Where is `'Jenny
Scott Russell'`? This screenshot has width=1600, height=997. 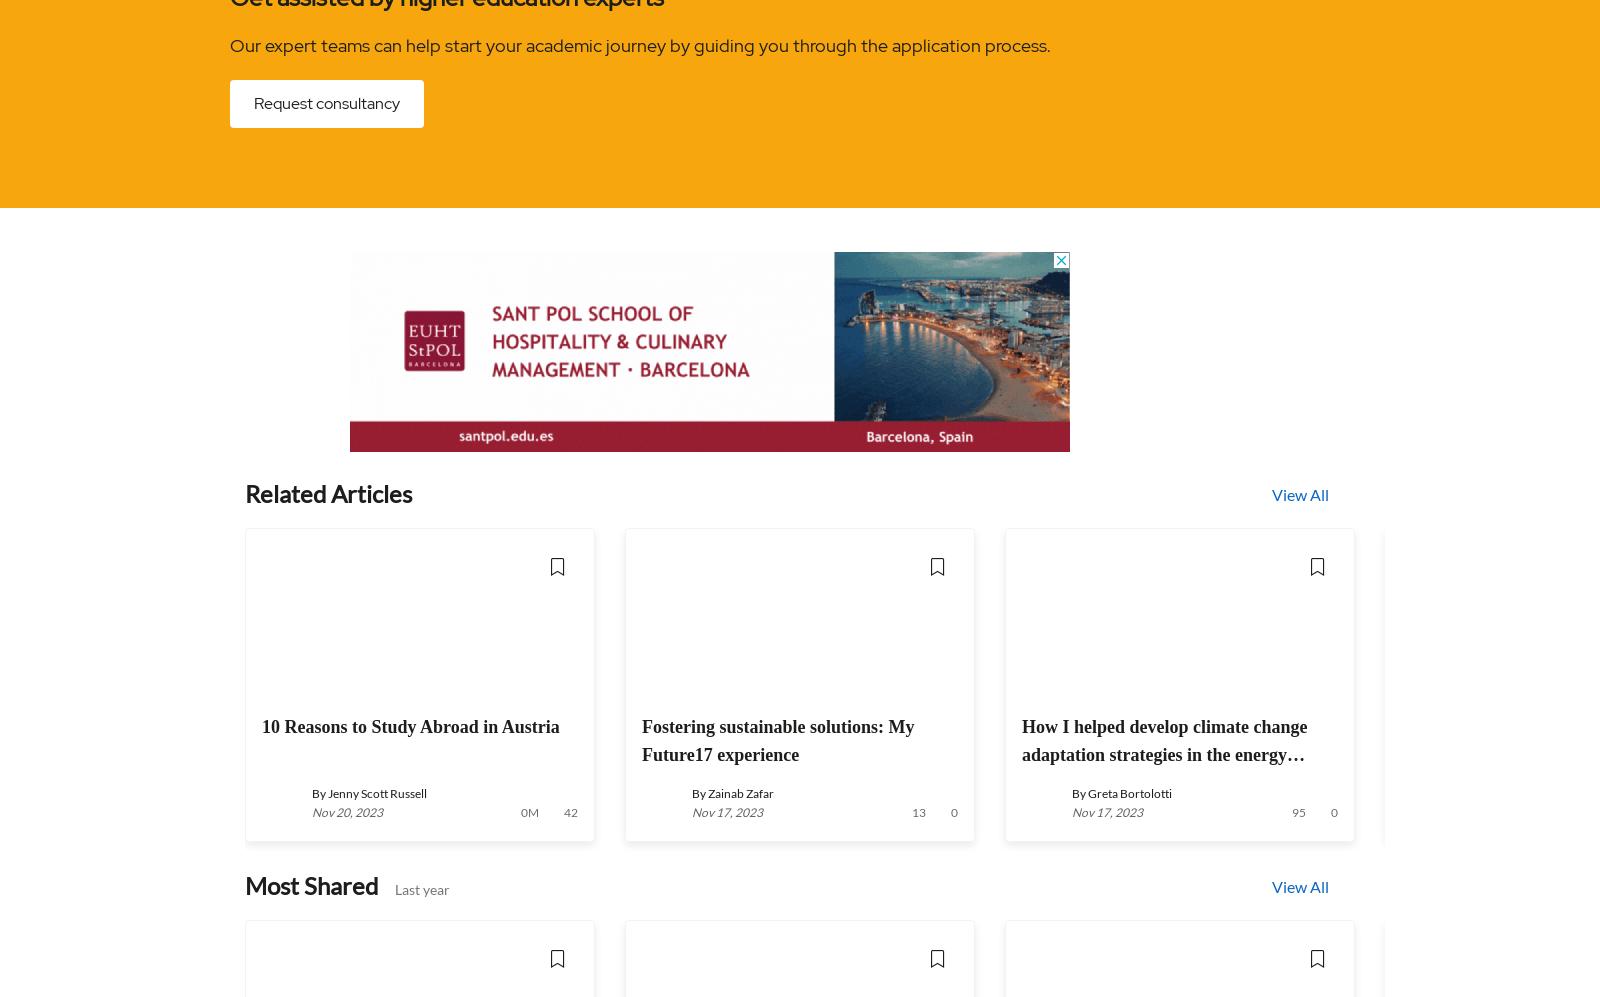
'Jenny
Scott Russell' is located at coordinates (328, 792).